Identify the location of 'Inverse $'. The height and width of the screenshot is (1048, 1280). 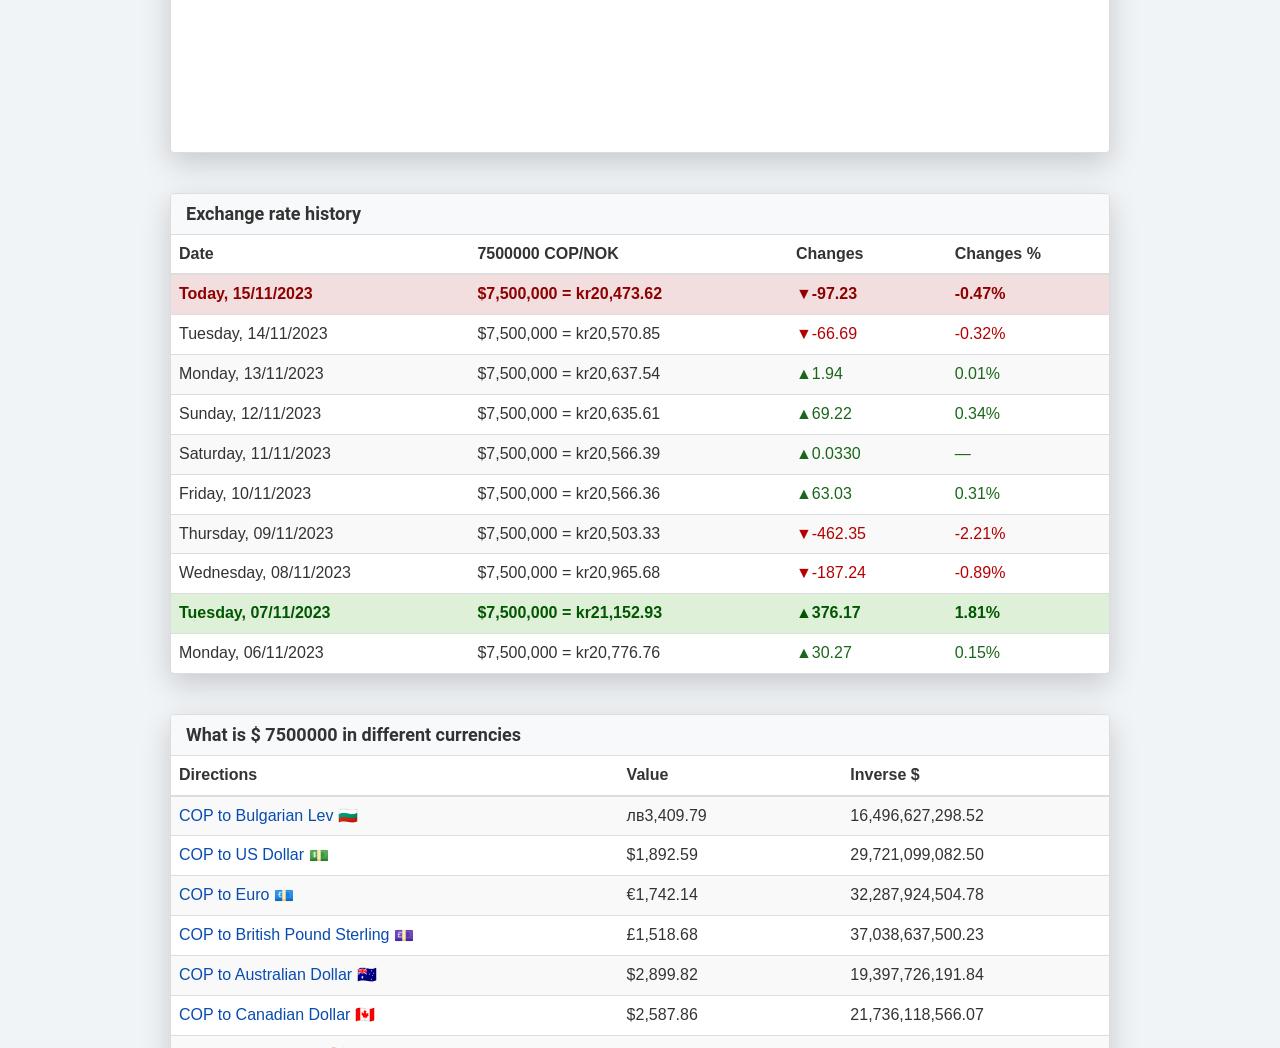
(883, 773).